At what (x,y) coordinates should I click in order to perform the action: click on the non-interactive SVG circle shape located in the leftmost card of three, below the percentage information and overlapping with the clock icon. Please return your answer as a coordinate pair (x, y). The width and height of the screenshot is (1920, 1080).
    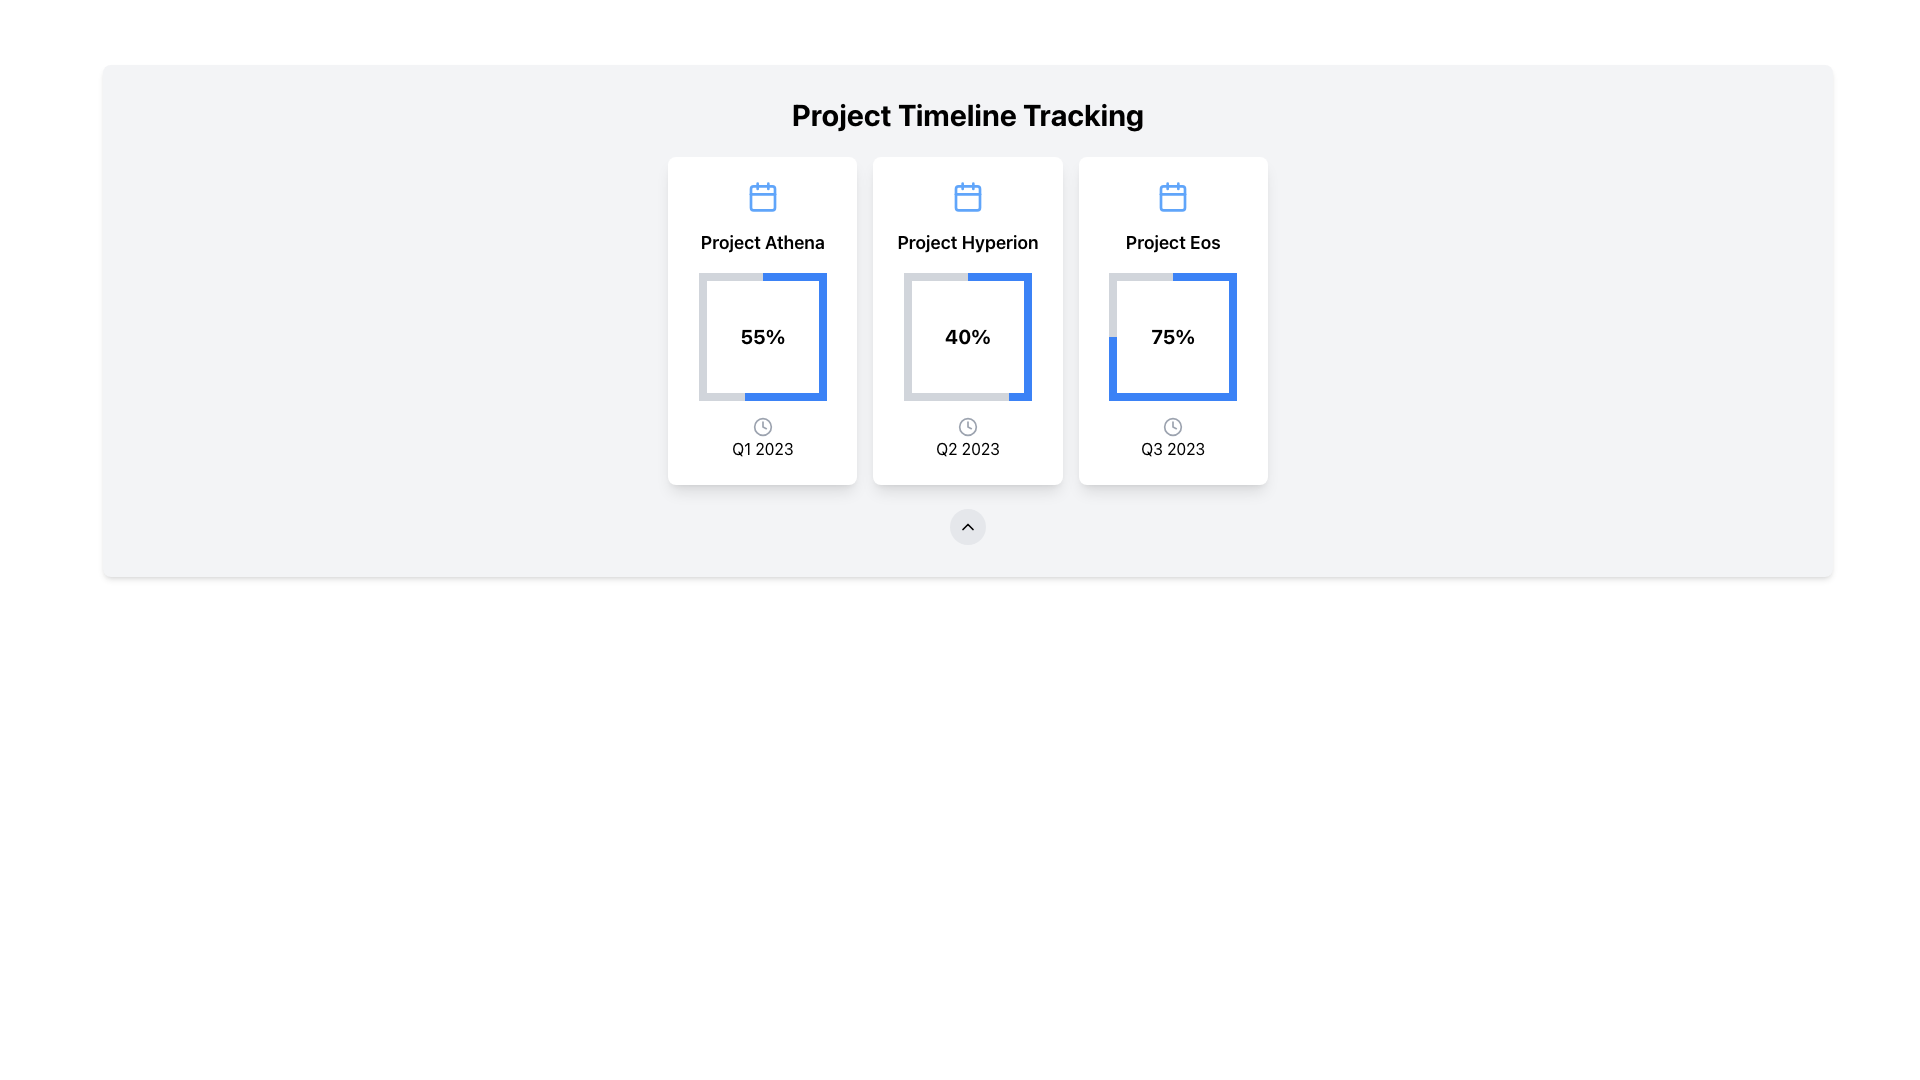
    Looking at the image, I should click on (761, 426).